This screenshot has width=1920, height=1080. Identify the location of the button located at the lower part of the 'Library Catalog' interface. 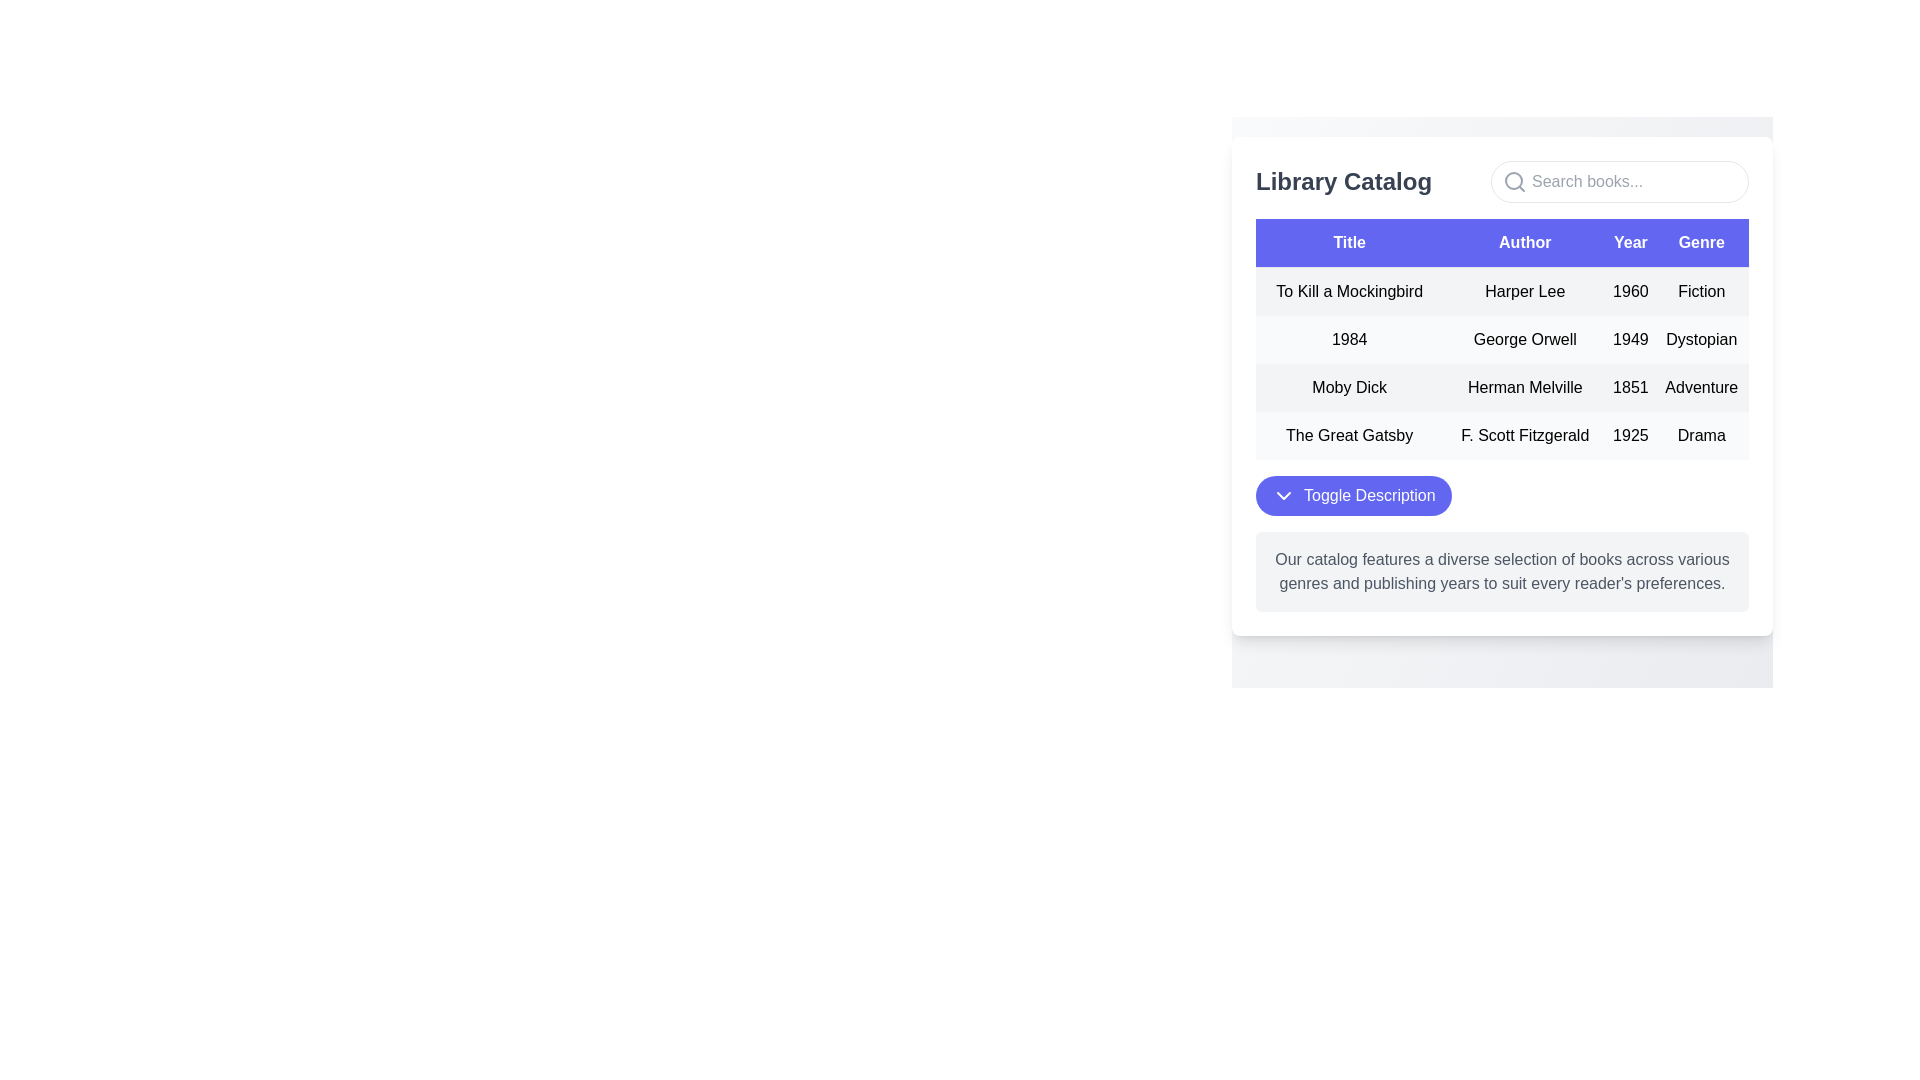
(1353, 495).